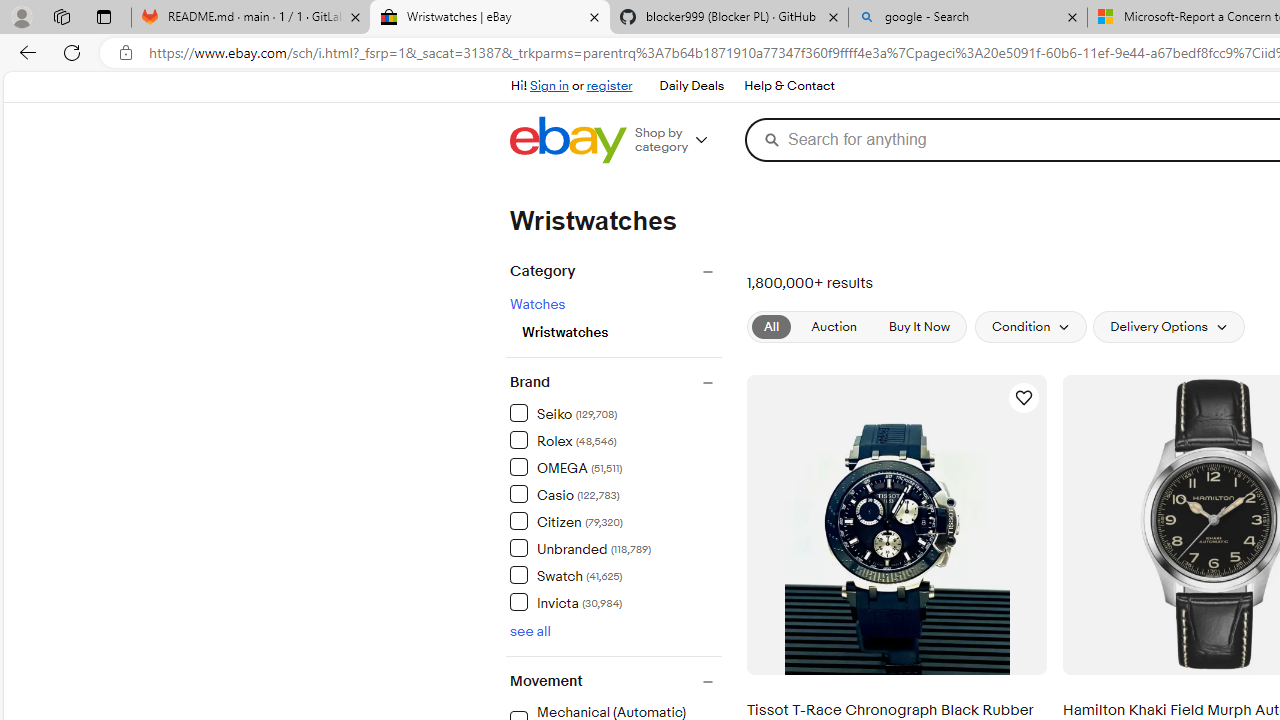  What do you see at coordinates (679, 139) in the screenshot?
I see `'Shop by category'` at bounding box center [679, 139].